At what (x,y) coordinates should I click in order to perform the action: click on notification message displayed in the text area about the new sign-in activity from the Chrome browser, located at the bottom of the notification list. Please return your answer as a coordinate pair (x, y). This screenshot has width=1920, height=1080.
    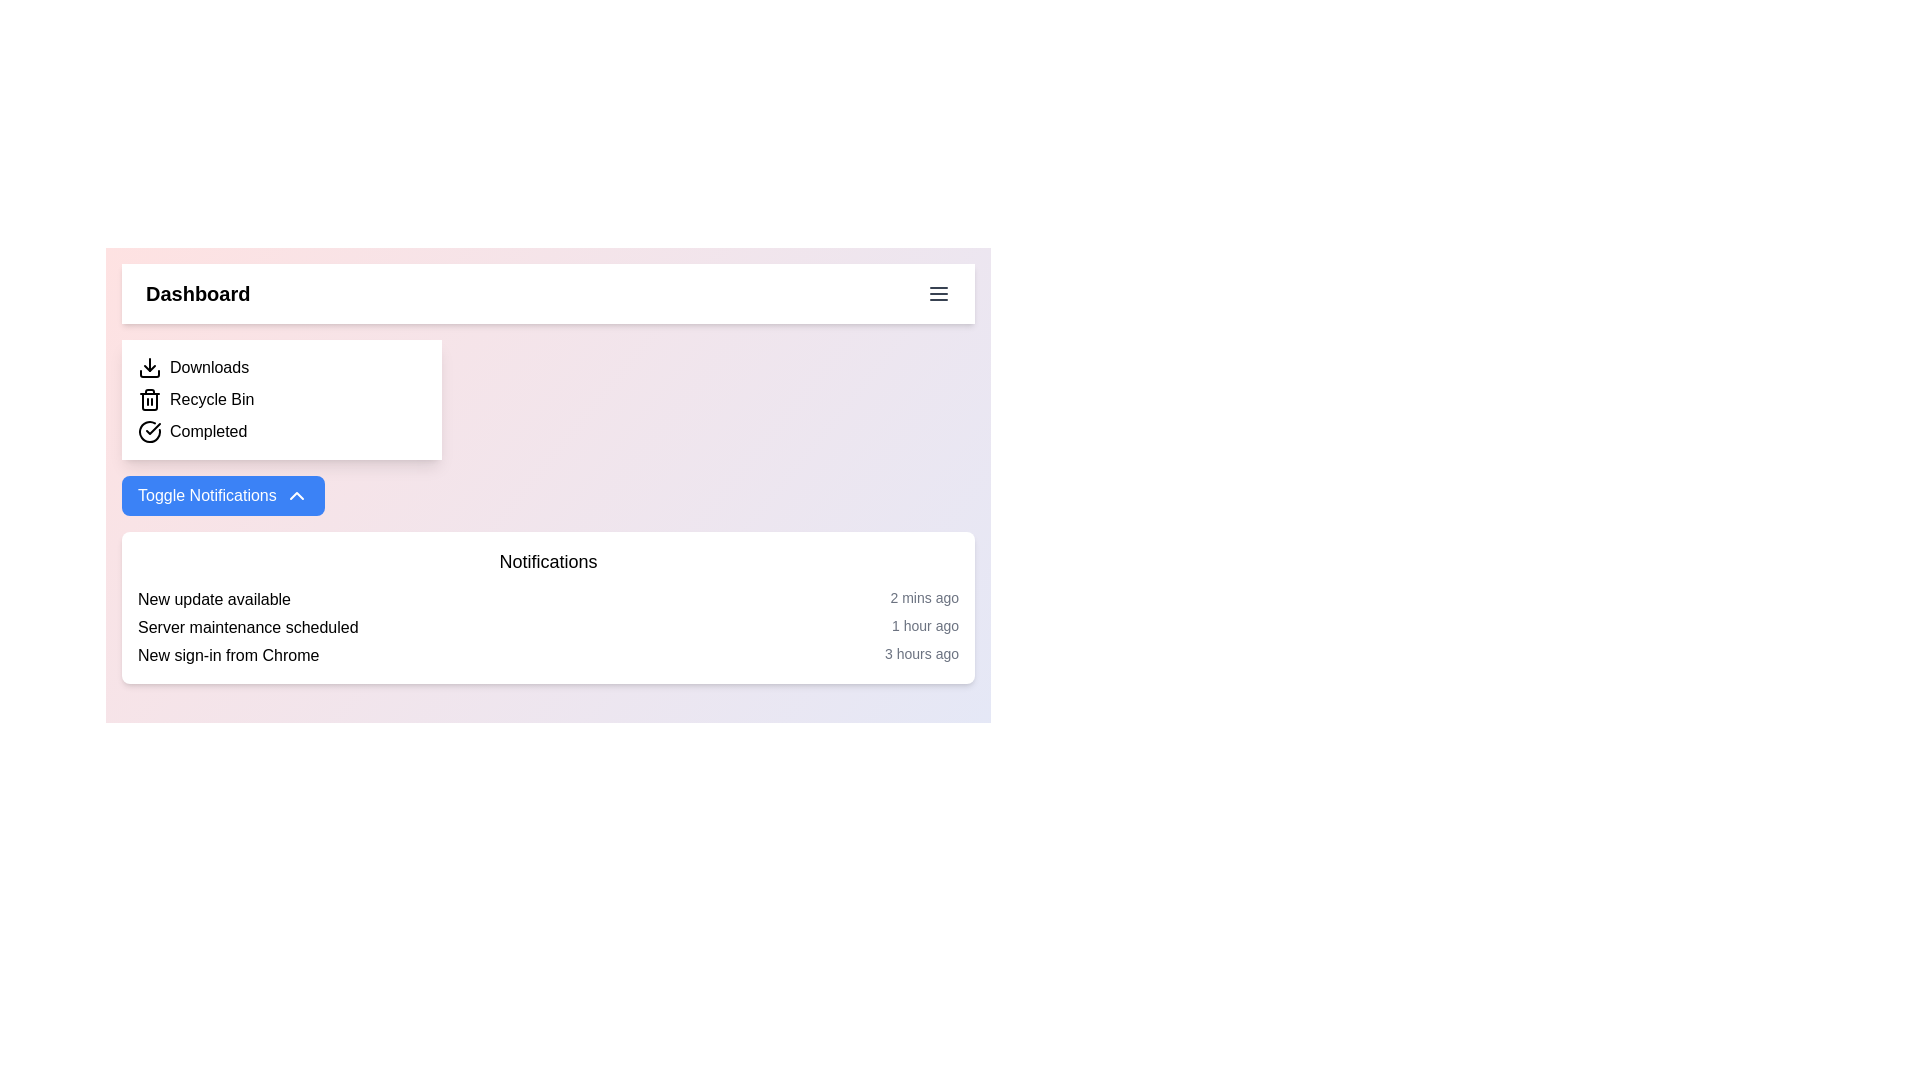
    Looking at the image, I should click on (228, 655).